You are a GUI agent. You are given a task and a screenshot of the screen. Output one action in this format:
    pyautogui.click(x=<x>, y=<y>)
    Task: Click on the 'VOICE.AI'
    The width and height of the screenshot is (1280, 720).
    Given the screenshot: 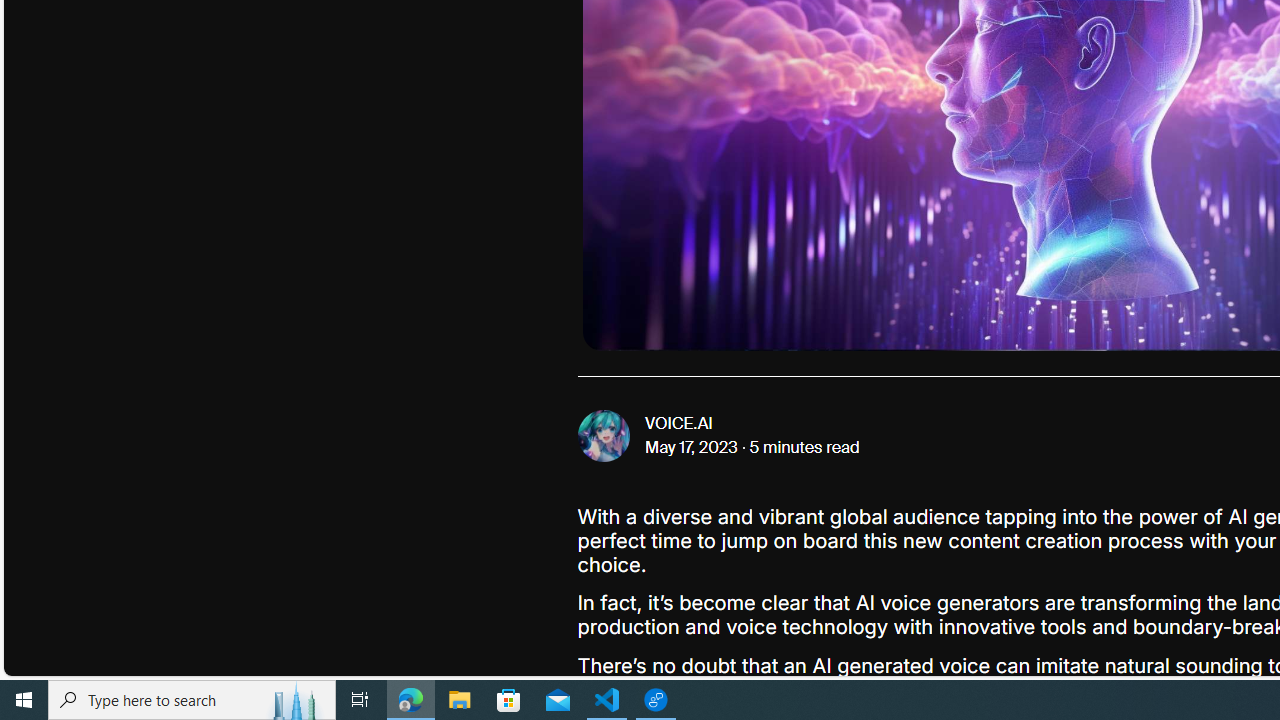 What is the action you would take?
    pyautogui.click(x=679, y=423)
    